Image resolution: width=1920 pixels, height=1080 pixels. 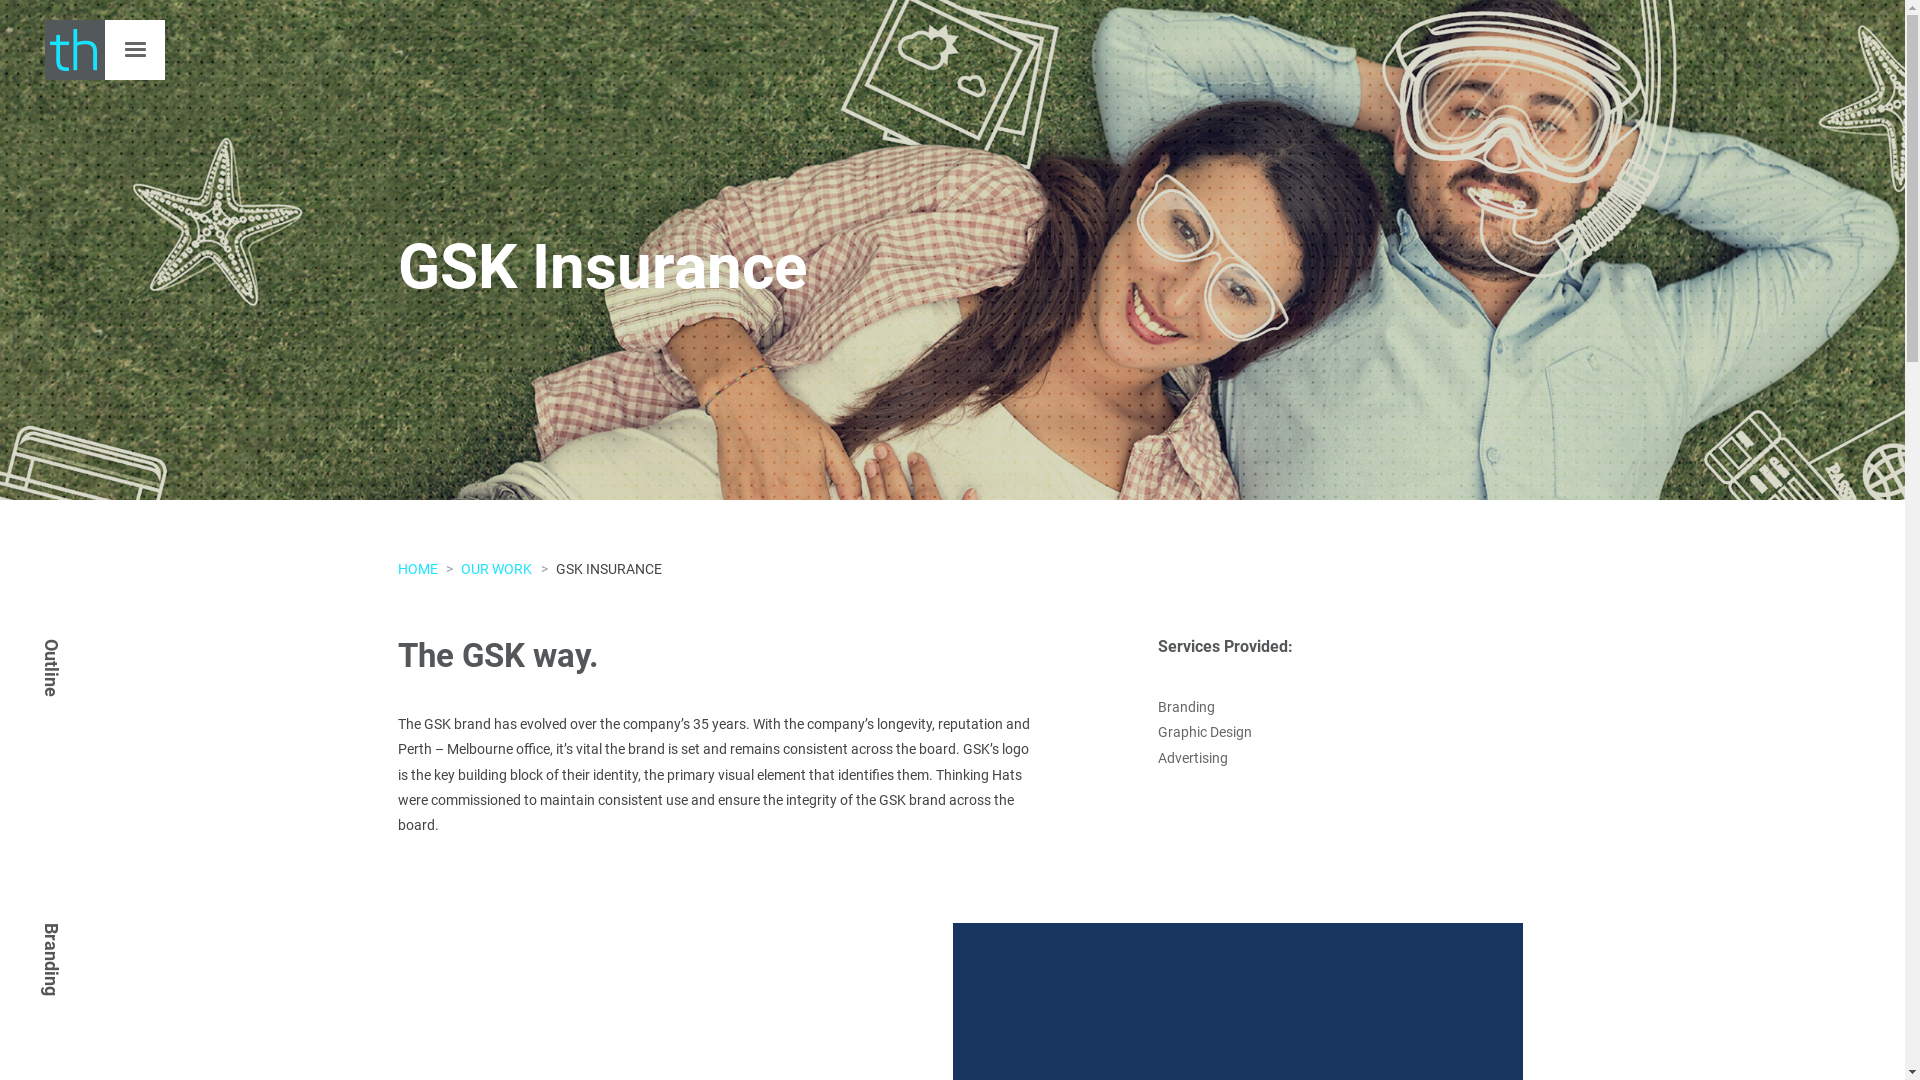 I want to click on 'OUR WORK', so click(x=496, y=569).